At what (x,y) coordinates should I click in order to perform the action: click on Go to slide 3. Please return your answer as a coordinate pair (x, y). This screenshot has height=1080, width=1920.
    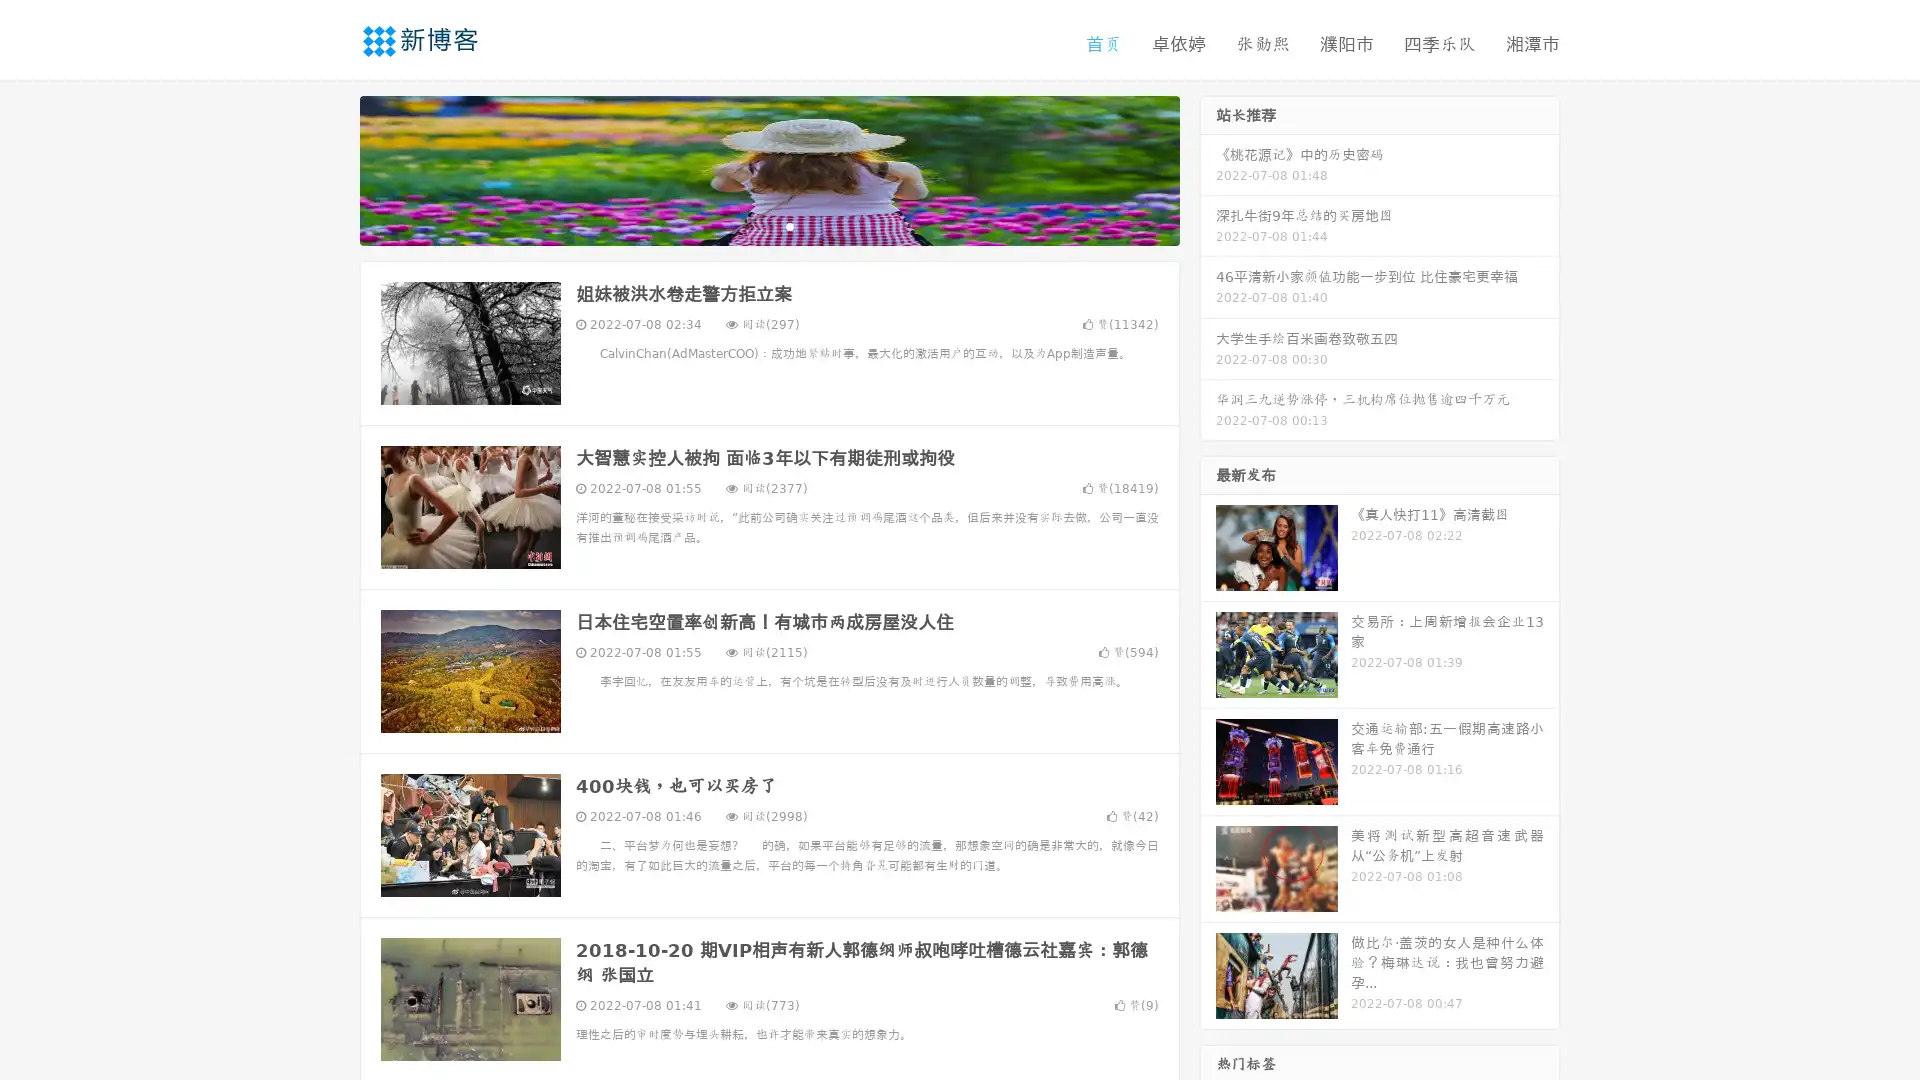
    Looking at the image, I should click on (789, 225).